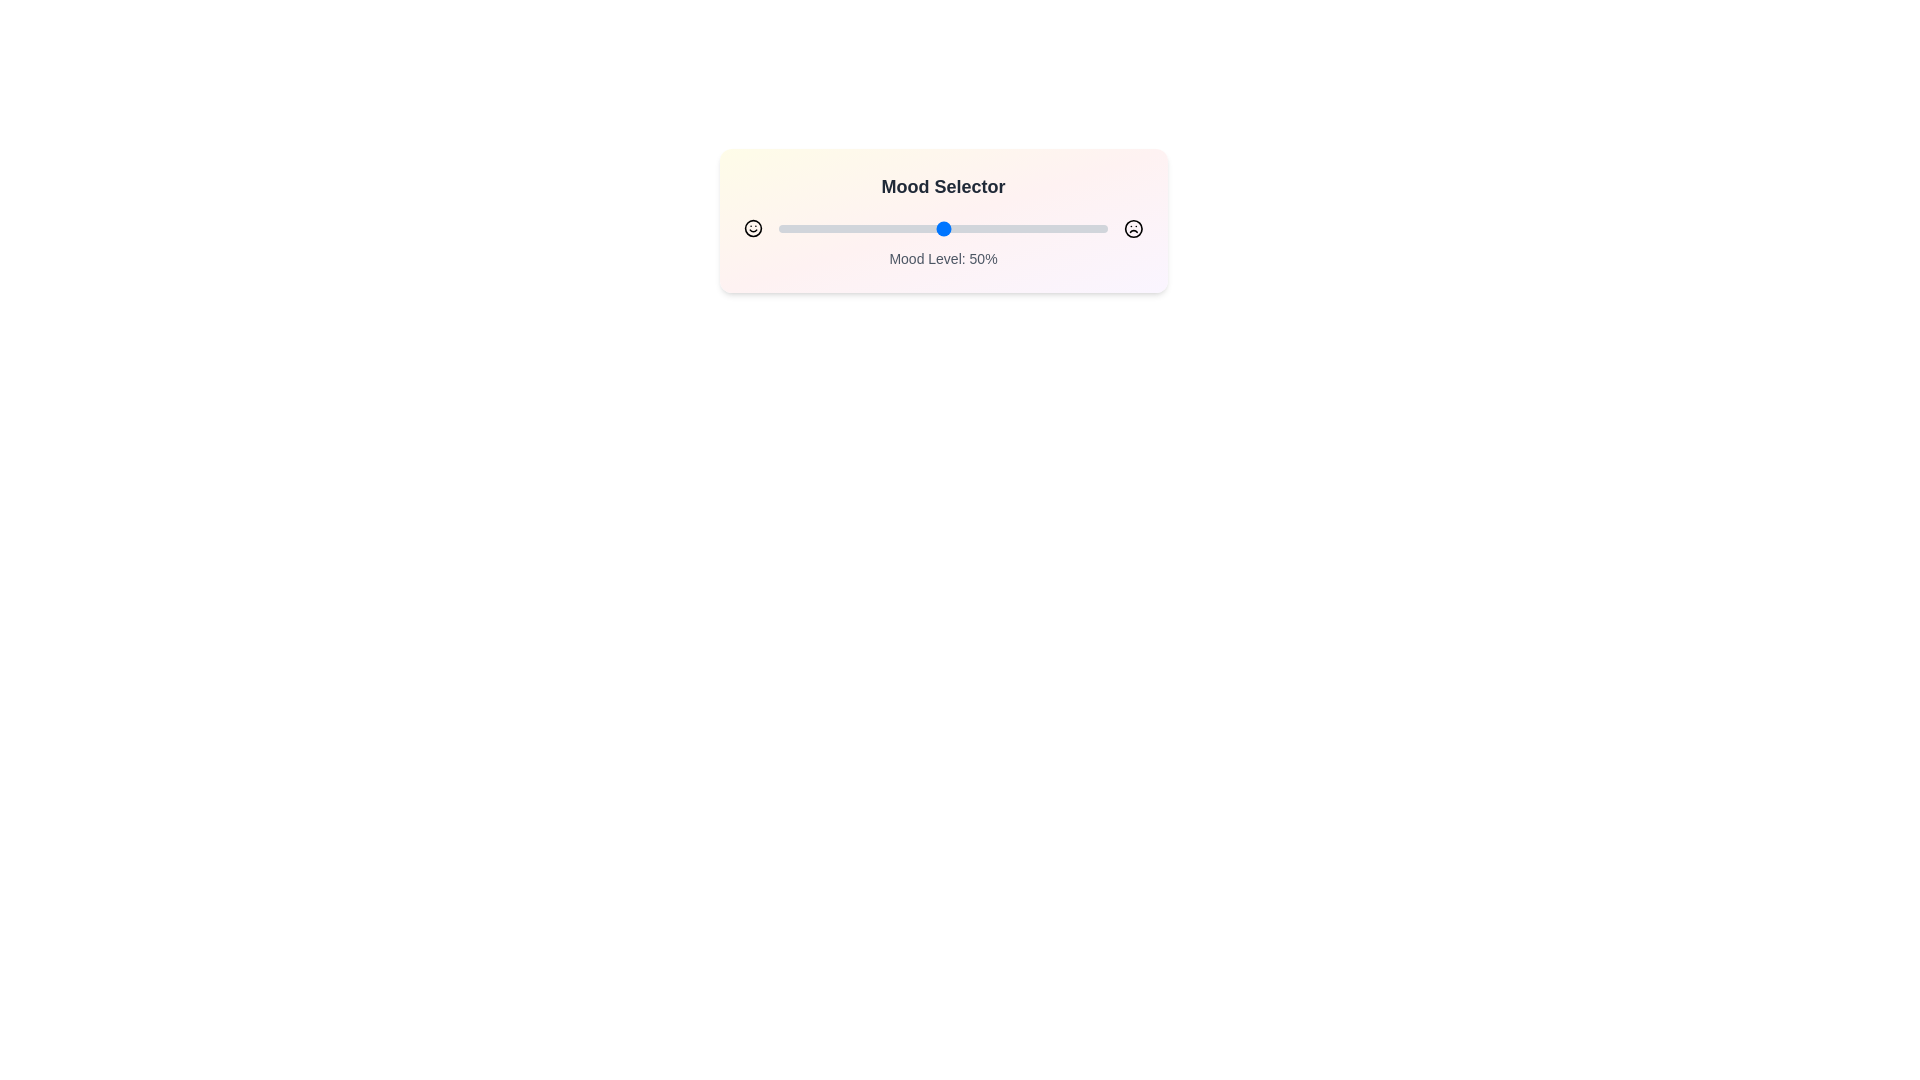 This screenshot has height=1080, width=1920. I want to click on the mood slider to set the mood level to 35, so click(893, 227).